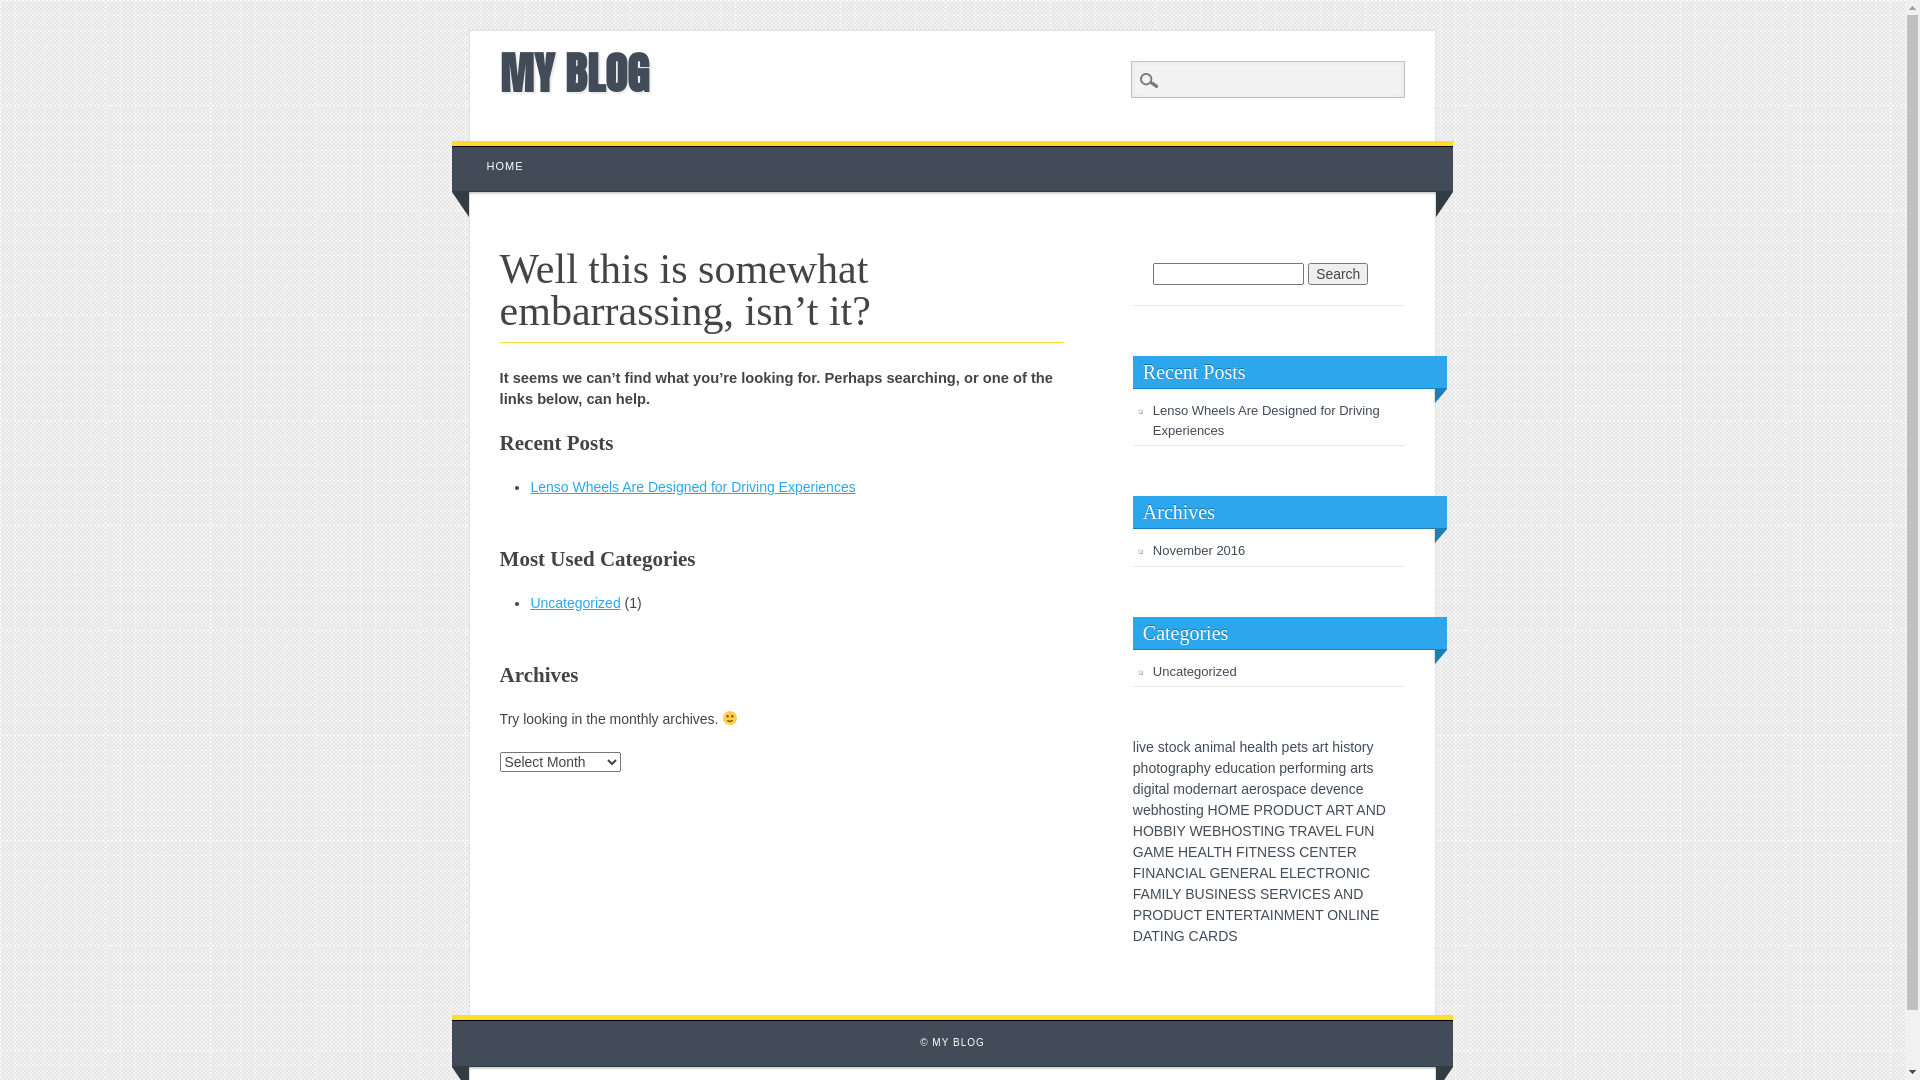 This screenshot has height=1080, width=1920. What do you see at coordinates (529, 486) in the screenshot?
I see `'Lenso Wheels Are Designed for Driving Experiences'` at bounding box center [529, 486].